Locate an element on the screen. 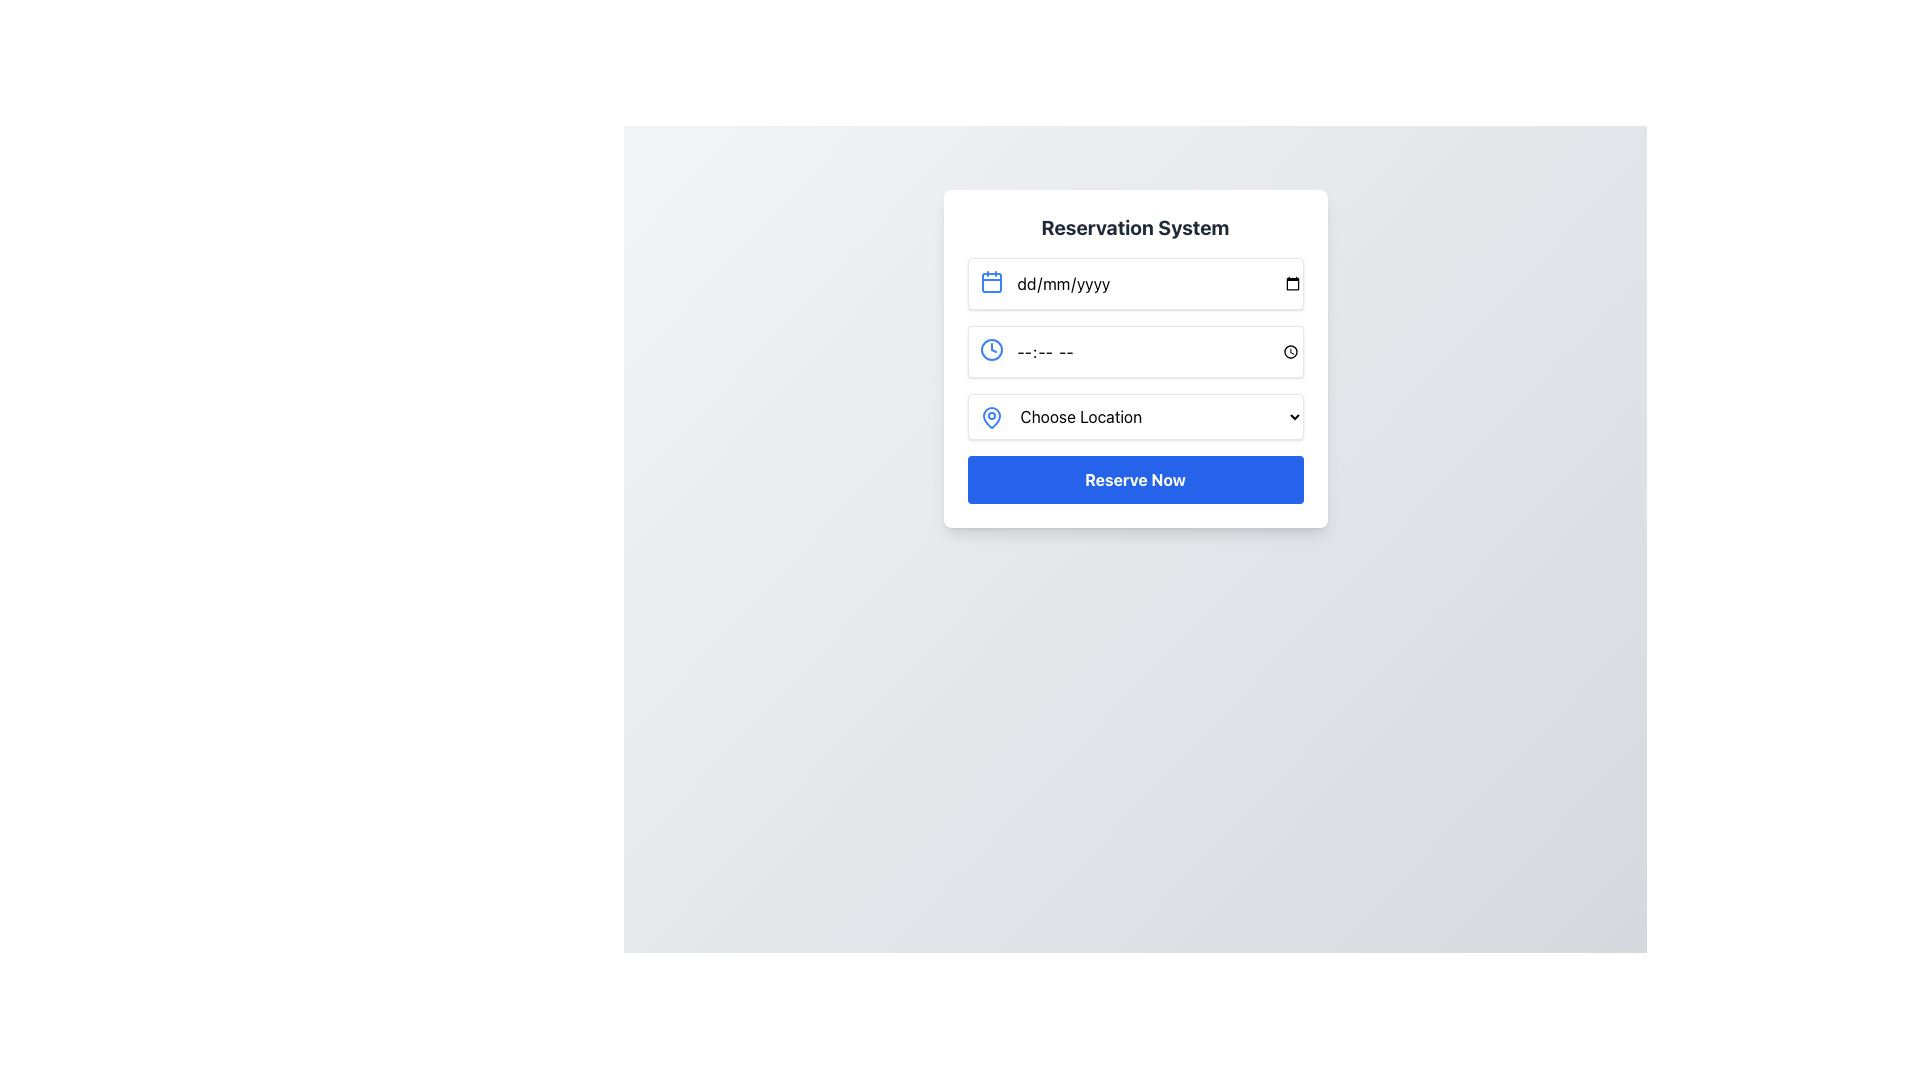  the Time Input Field, which is the second input field in the reservation system form is located at coordinates (1135, 350).